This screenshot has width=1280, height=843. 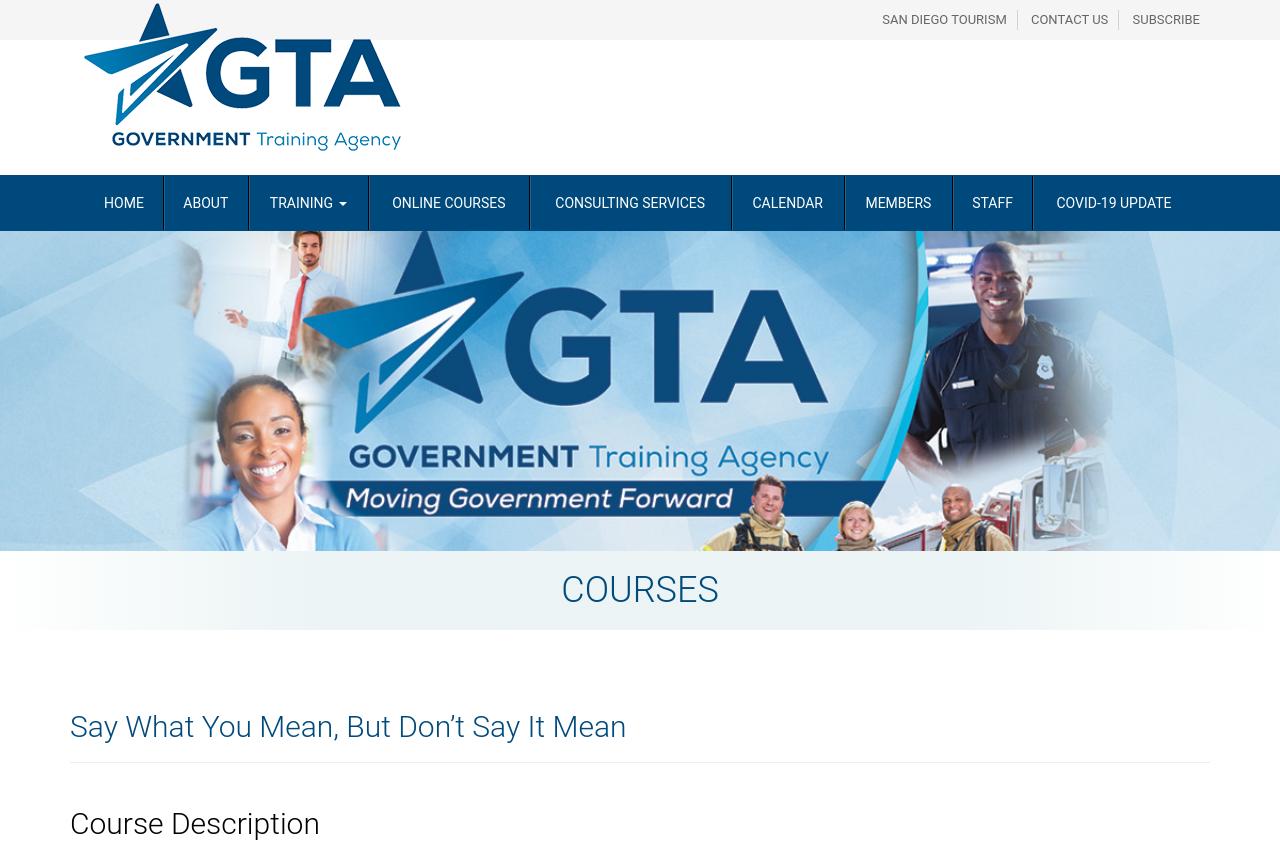 What do you see at coordinates (1112, 201) in the screenshot?
I see `'COVID-19 Update'` at bounding box center [1112, 201].